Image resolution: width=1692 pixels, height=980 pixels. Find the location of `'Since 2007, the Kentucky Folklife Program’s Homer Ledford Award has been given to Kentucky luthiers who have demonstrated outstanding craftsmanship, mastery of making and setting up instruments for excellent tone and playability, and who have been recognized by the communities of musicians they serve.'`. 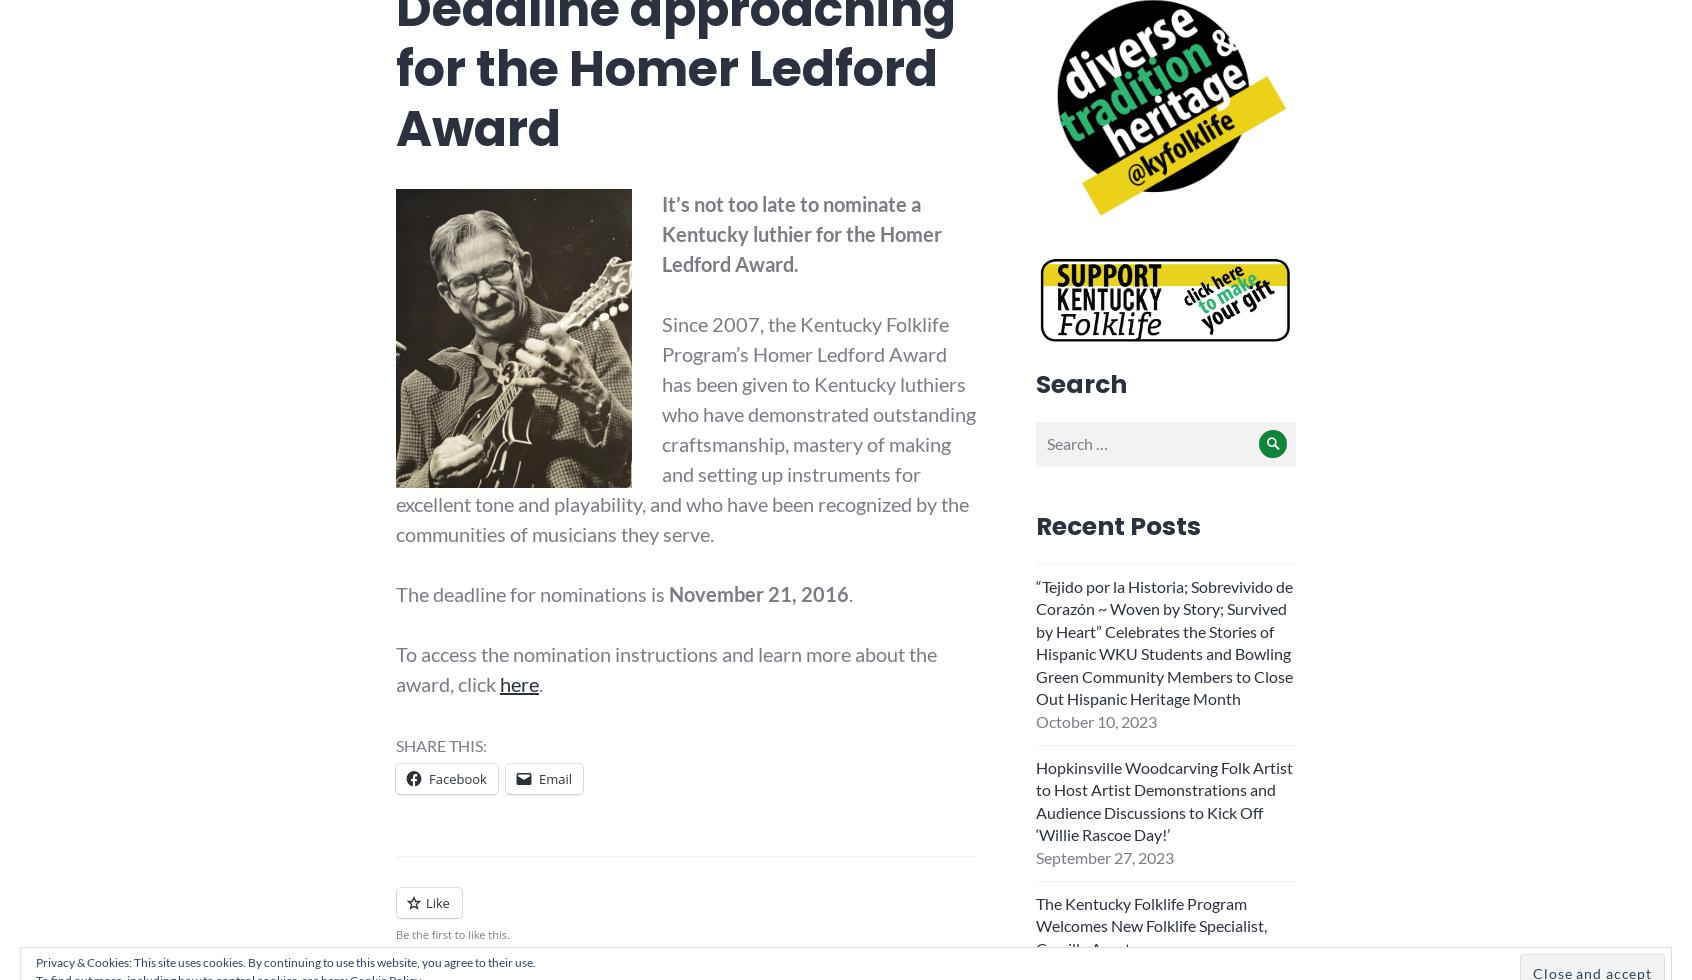

'Since 2007, the Kentucky Folklife Program’s Homer Ledford Award has been given to Kentucky luthiers who have demonstrated outstanding craftsmanship, mastery of making and setting up instruments for excellent tone and playability, and who have been recognized by the communities of musicians they serve.' is located at coordinates (685, 427).